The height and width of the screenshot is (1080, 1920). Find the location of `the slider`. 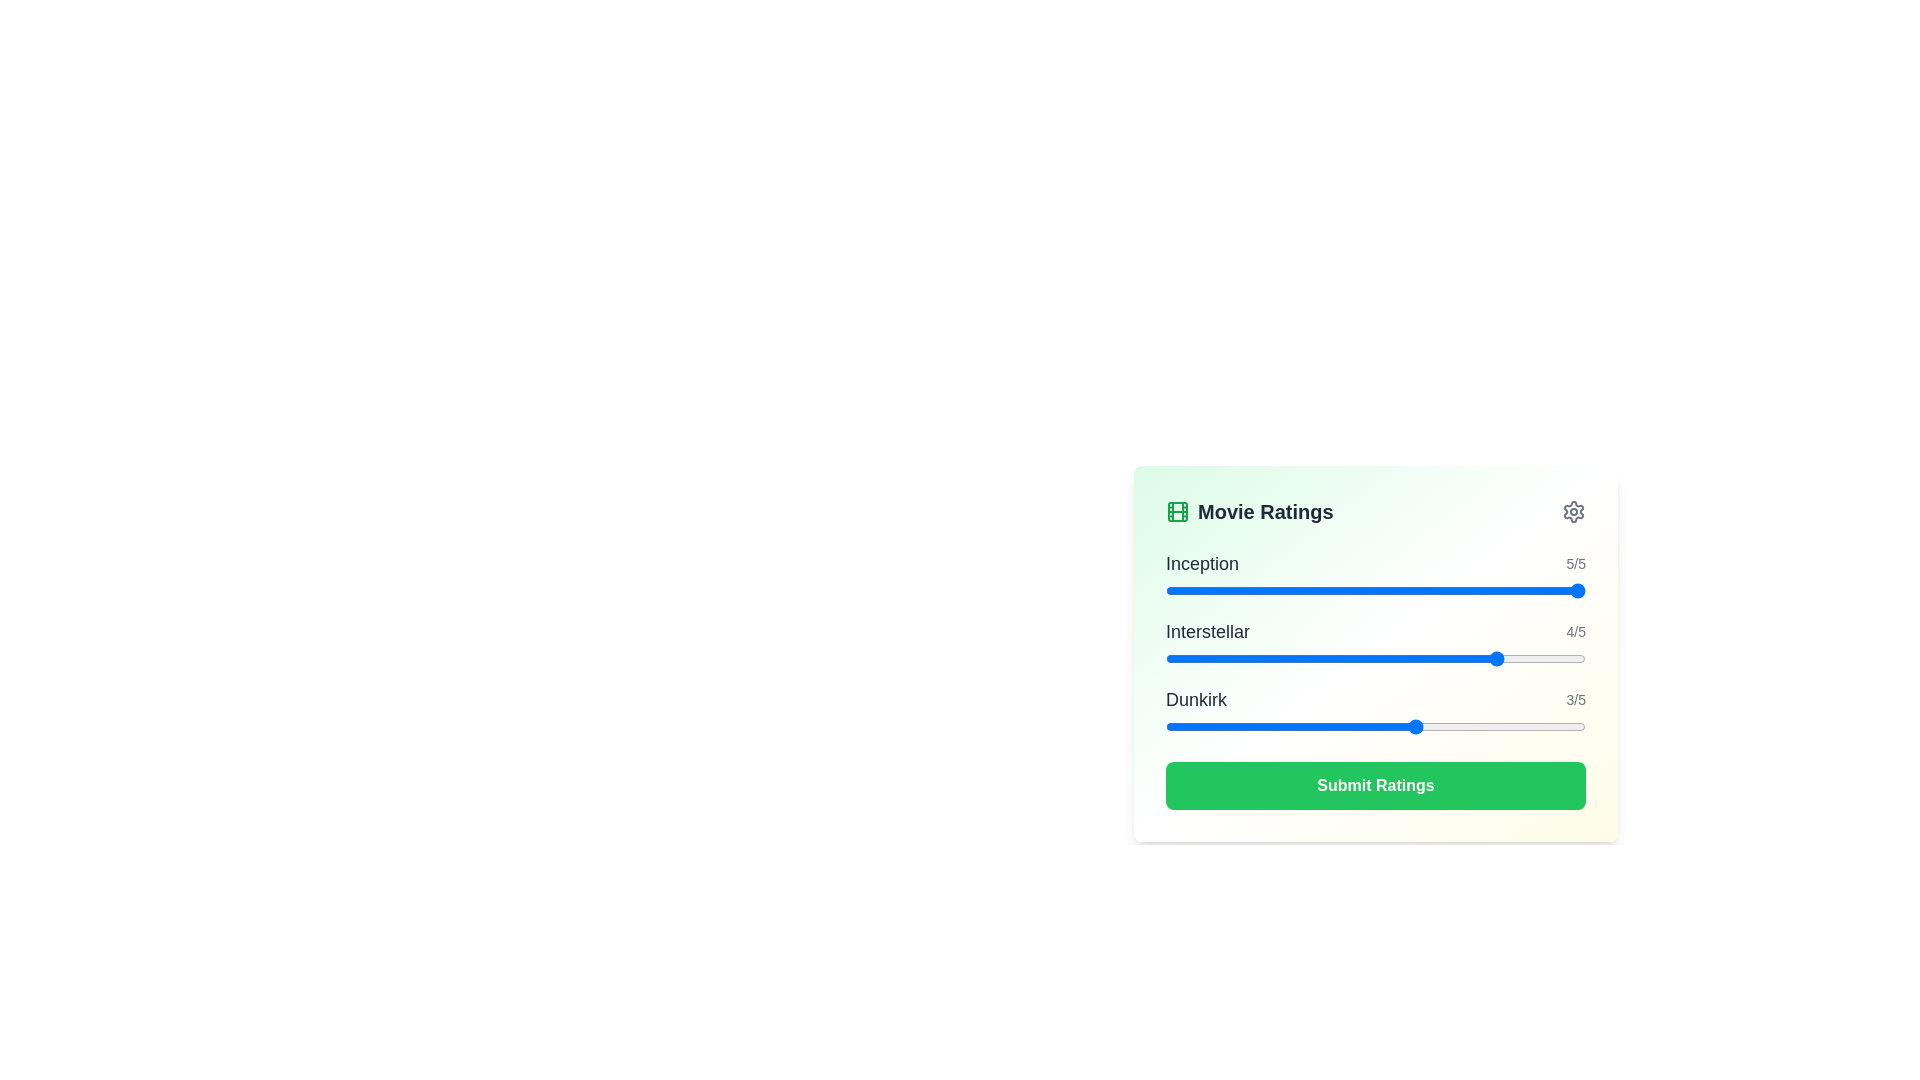

the slider is located at coordinates (1502, 659).